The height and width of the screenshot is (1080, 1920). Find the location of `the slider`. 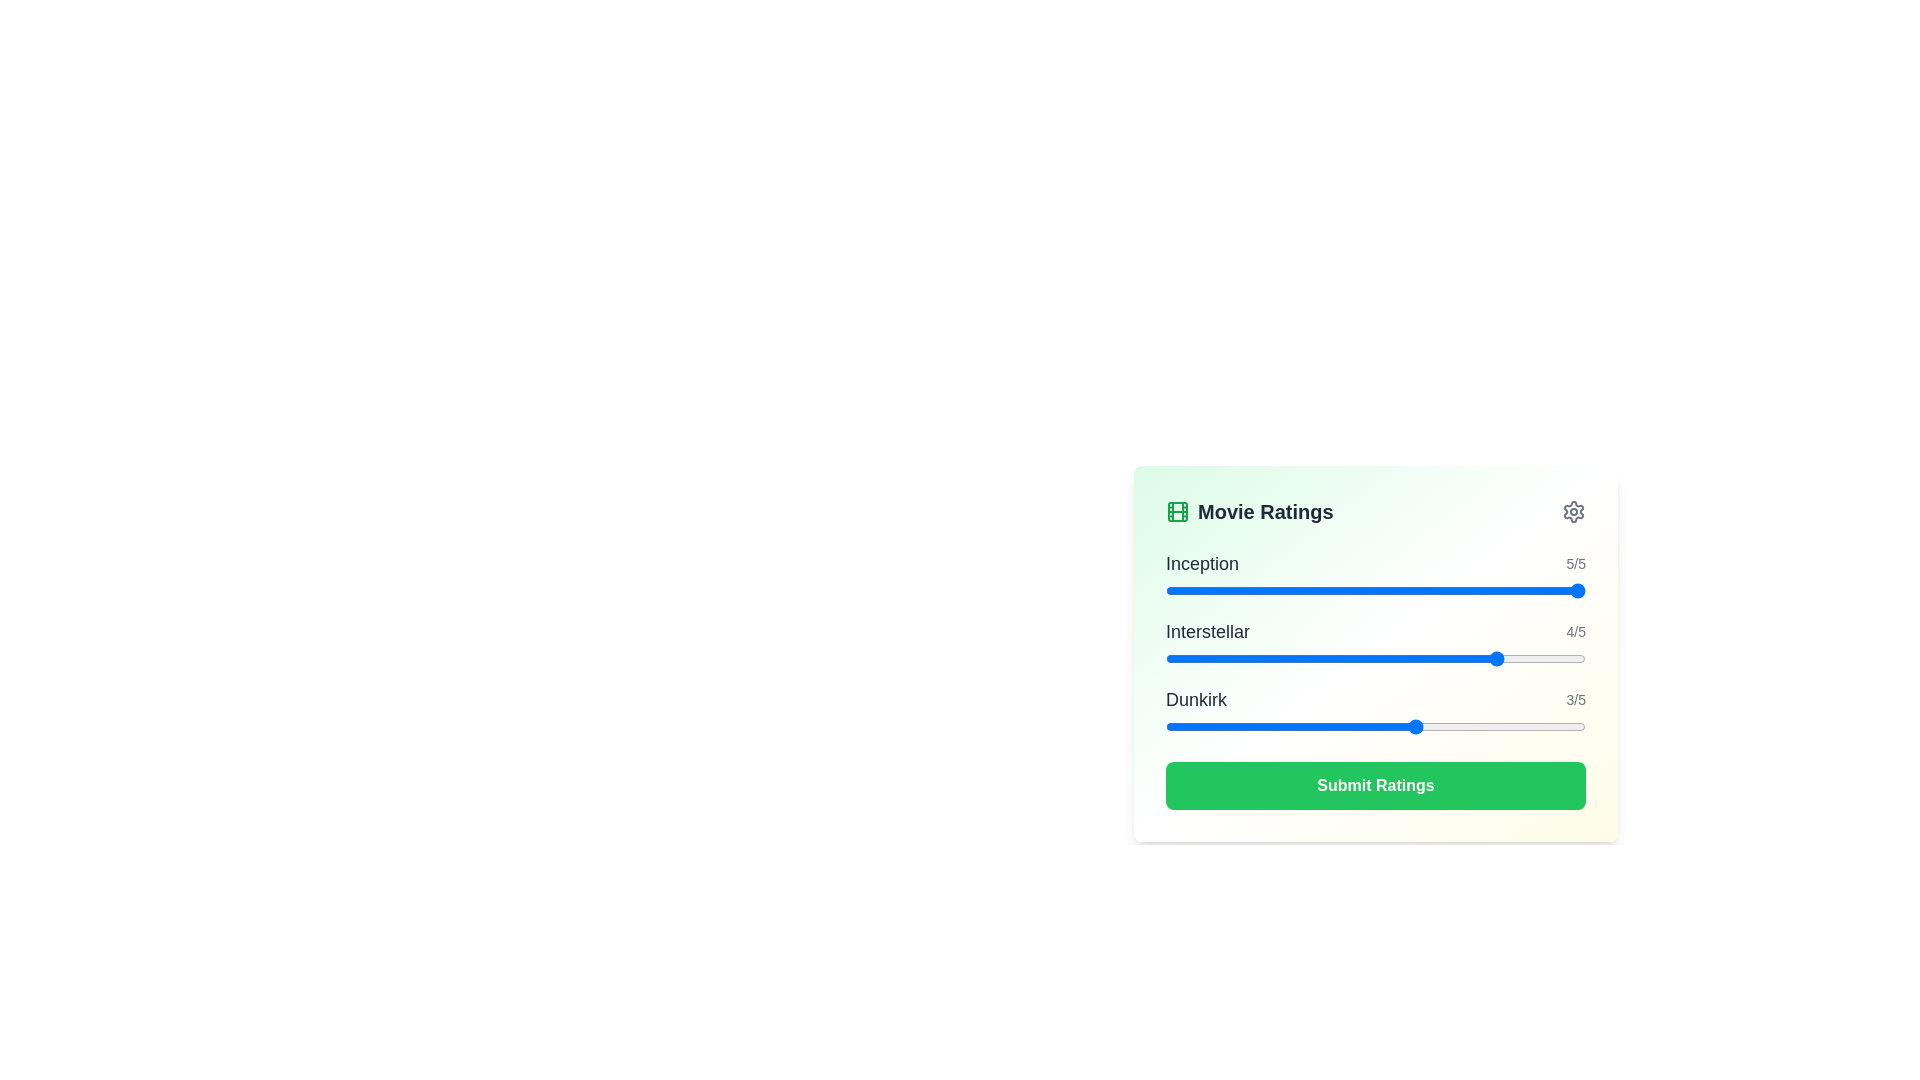

the slider is located at coordinates (1502, 659).